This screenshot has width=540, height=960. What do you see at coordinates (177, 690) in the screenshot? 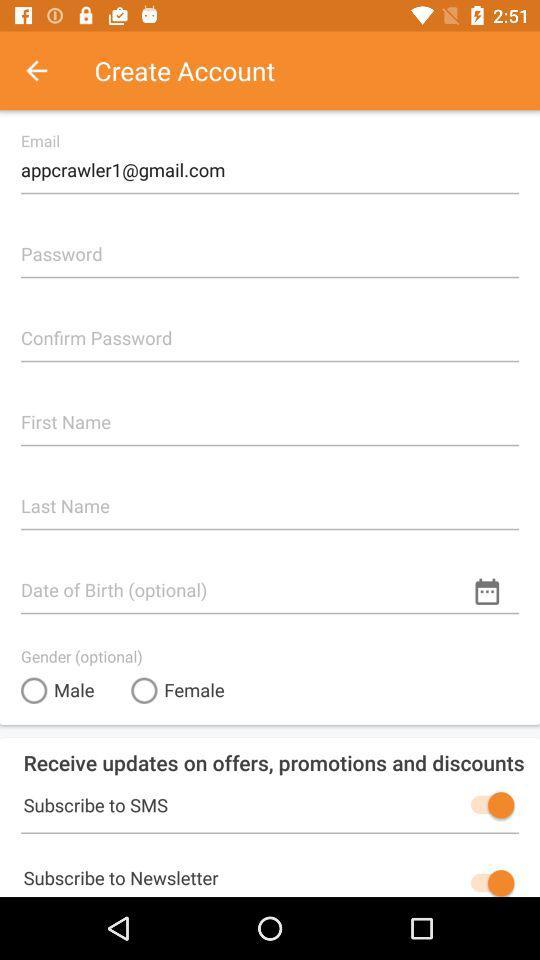
I see `item above receive updates on item` at bounding box center [177, 690].